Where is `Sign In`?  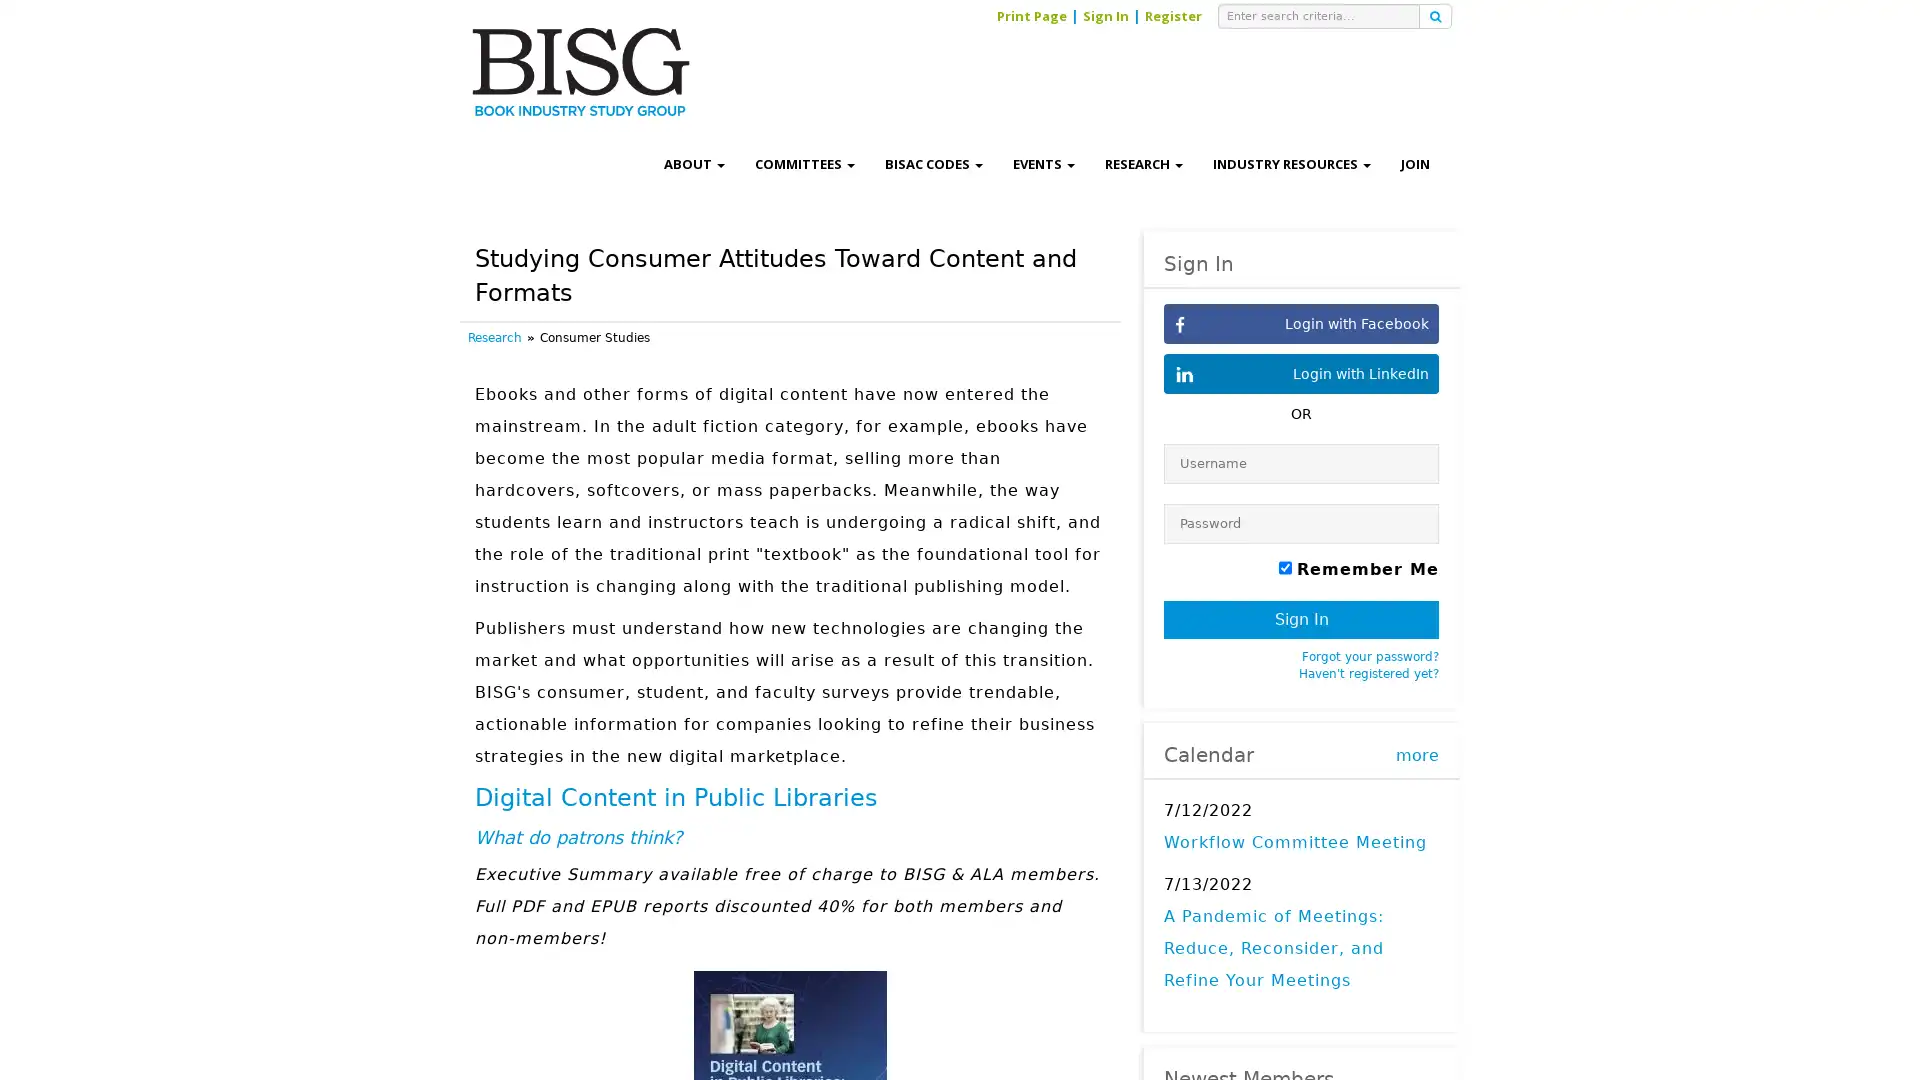 Sign In is located at coordinates (1300, 619).